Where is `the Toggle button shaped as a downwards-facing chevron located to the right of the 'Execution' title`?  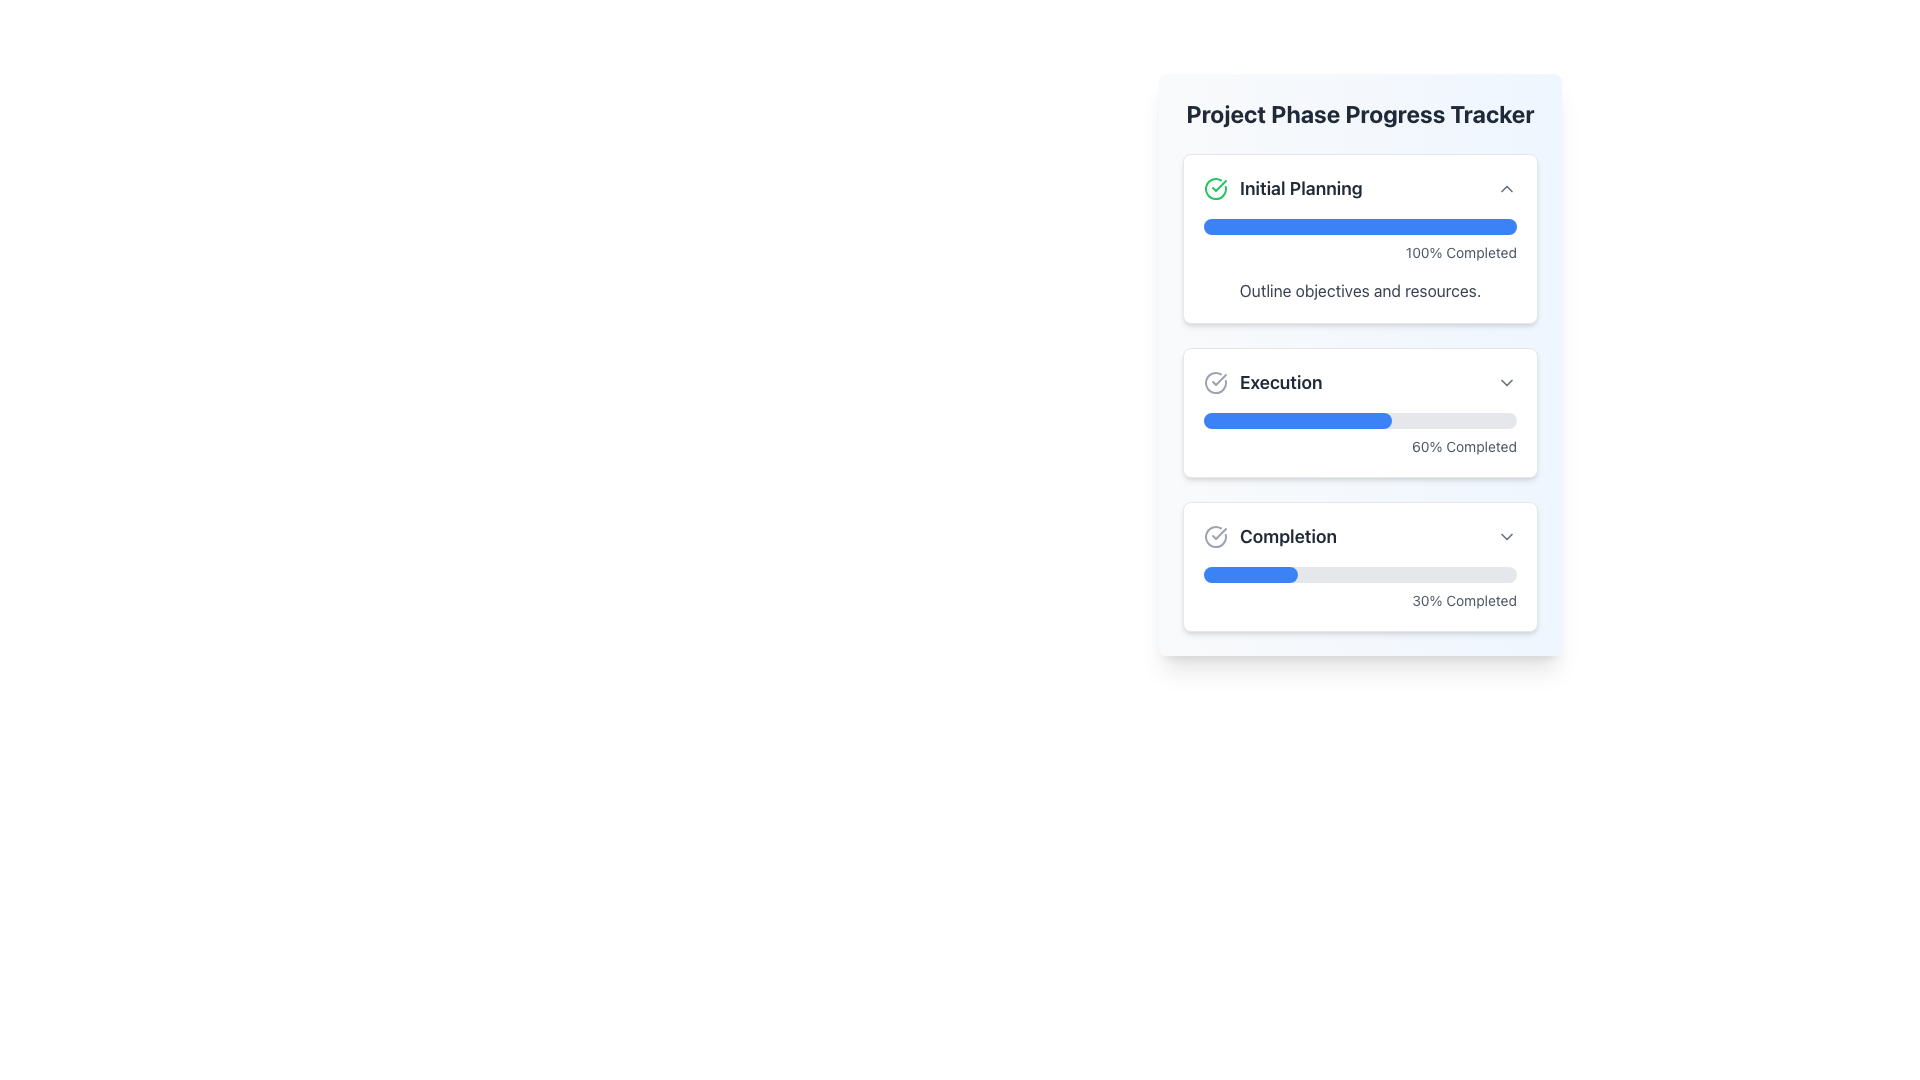 the Toggle button shaped as a downwards-facing chevron located to the right of the 'Execution' title is located at coordinates (1507, 382).